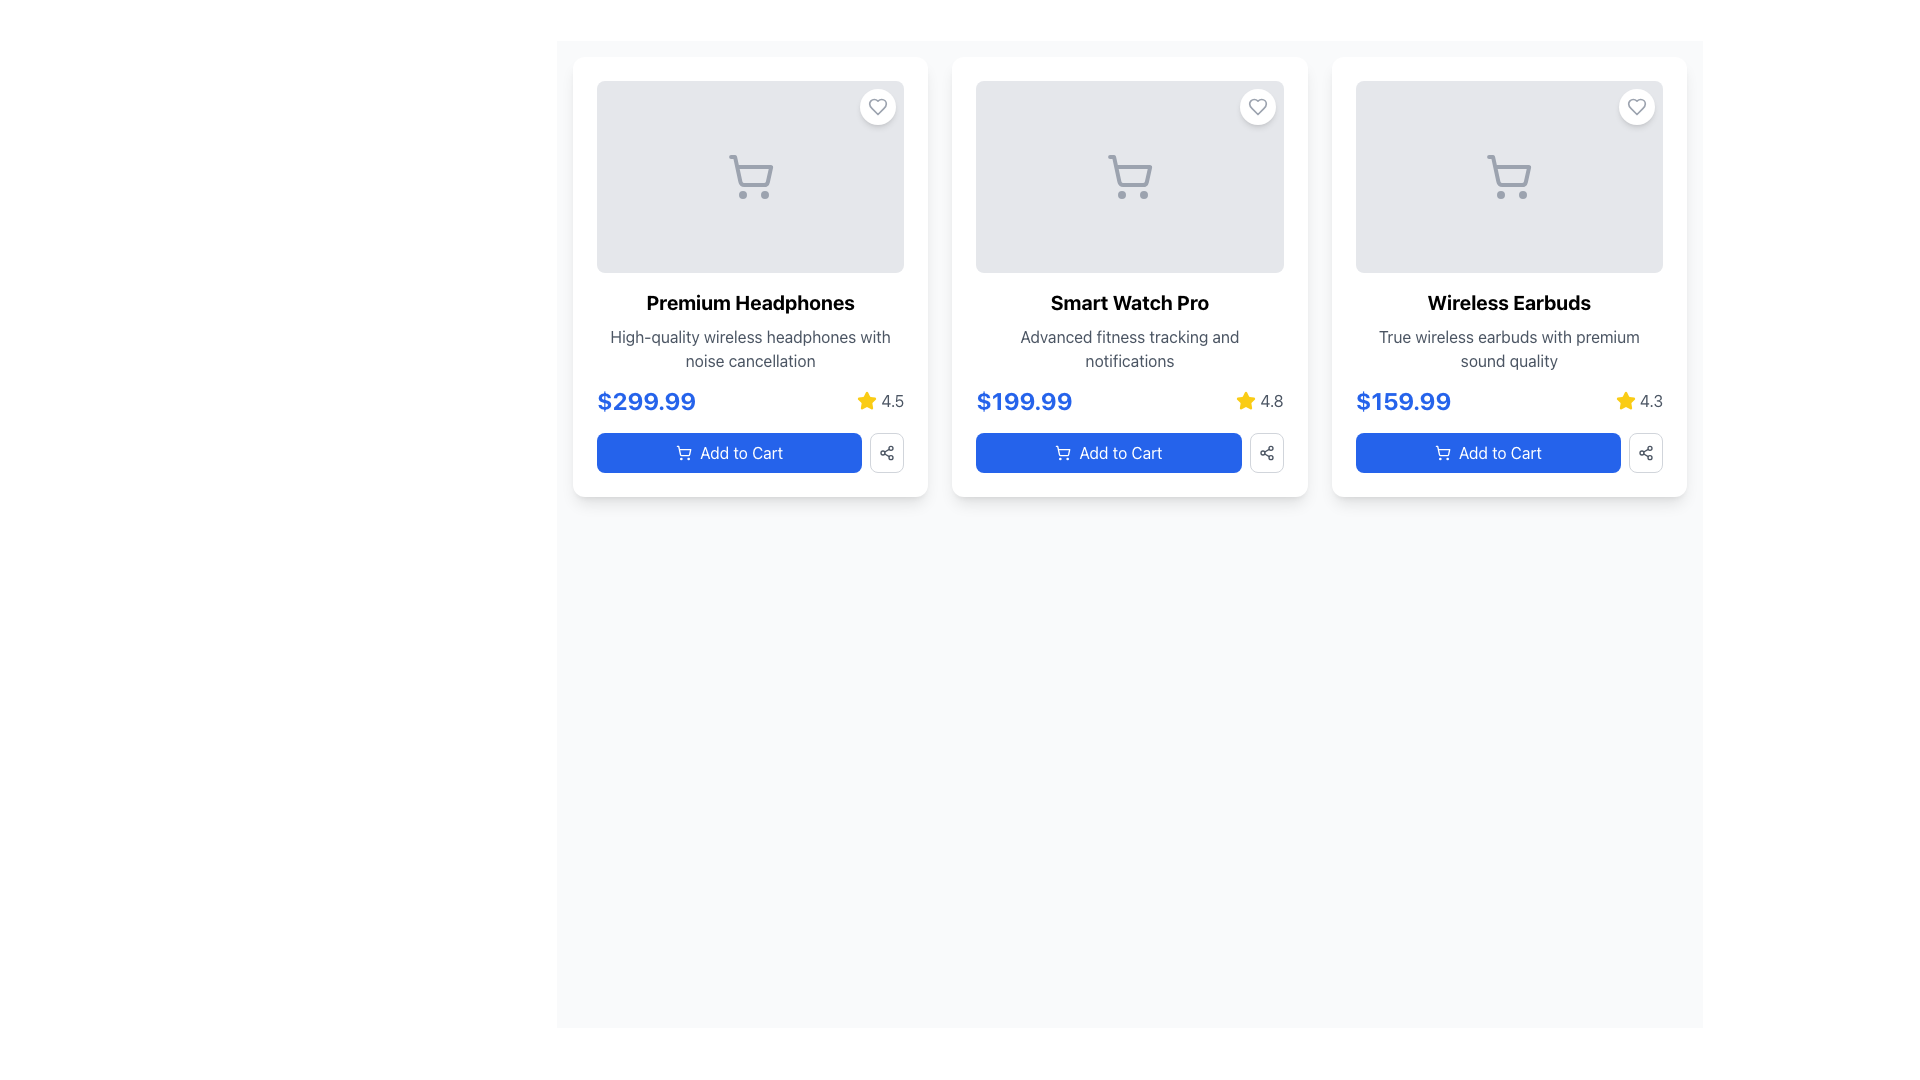 The height and width of the screenshot is (1080, 1920). What do you see at coordinates (749, 452) in the screenshot?
I see `the 'Add to Cart' button located at the bottom center of the product card for 'Premium Headphones'` at bounding box center [749, 452].